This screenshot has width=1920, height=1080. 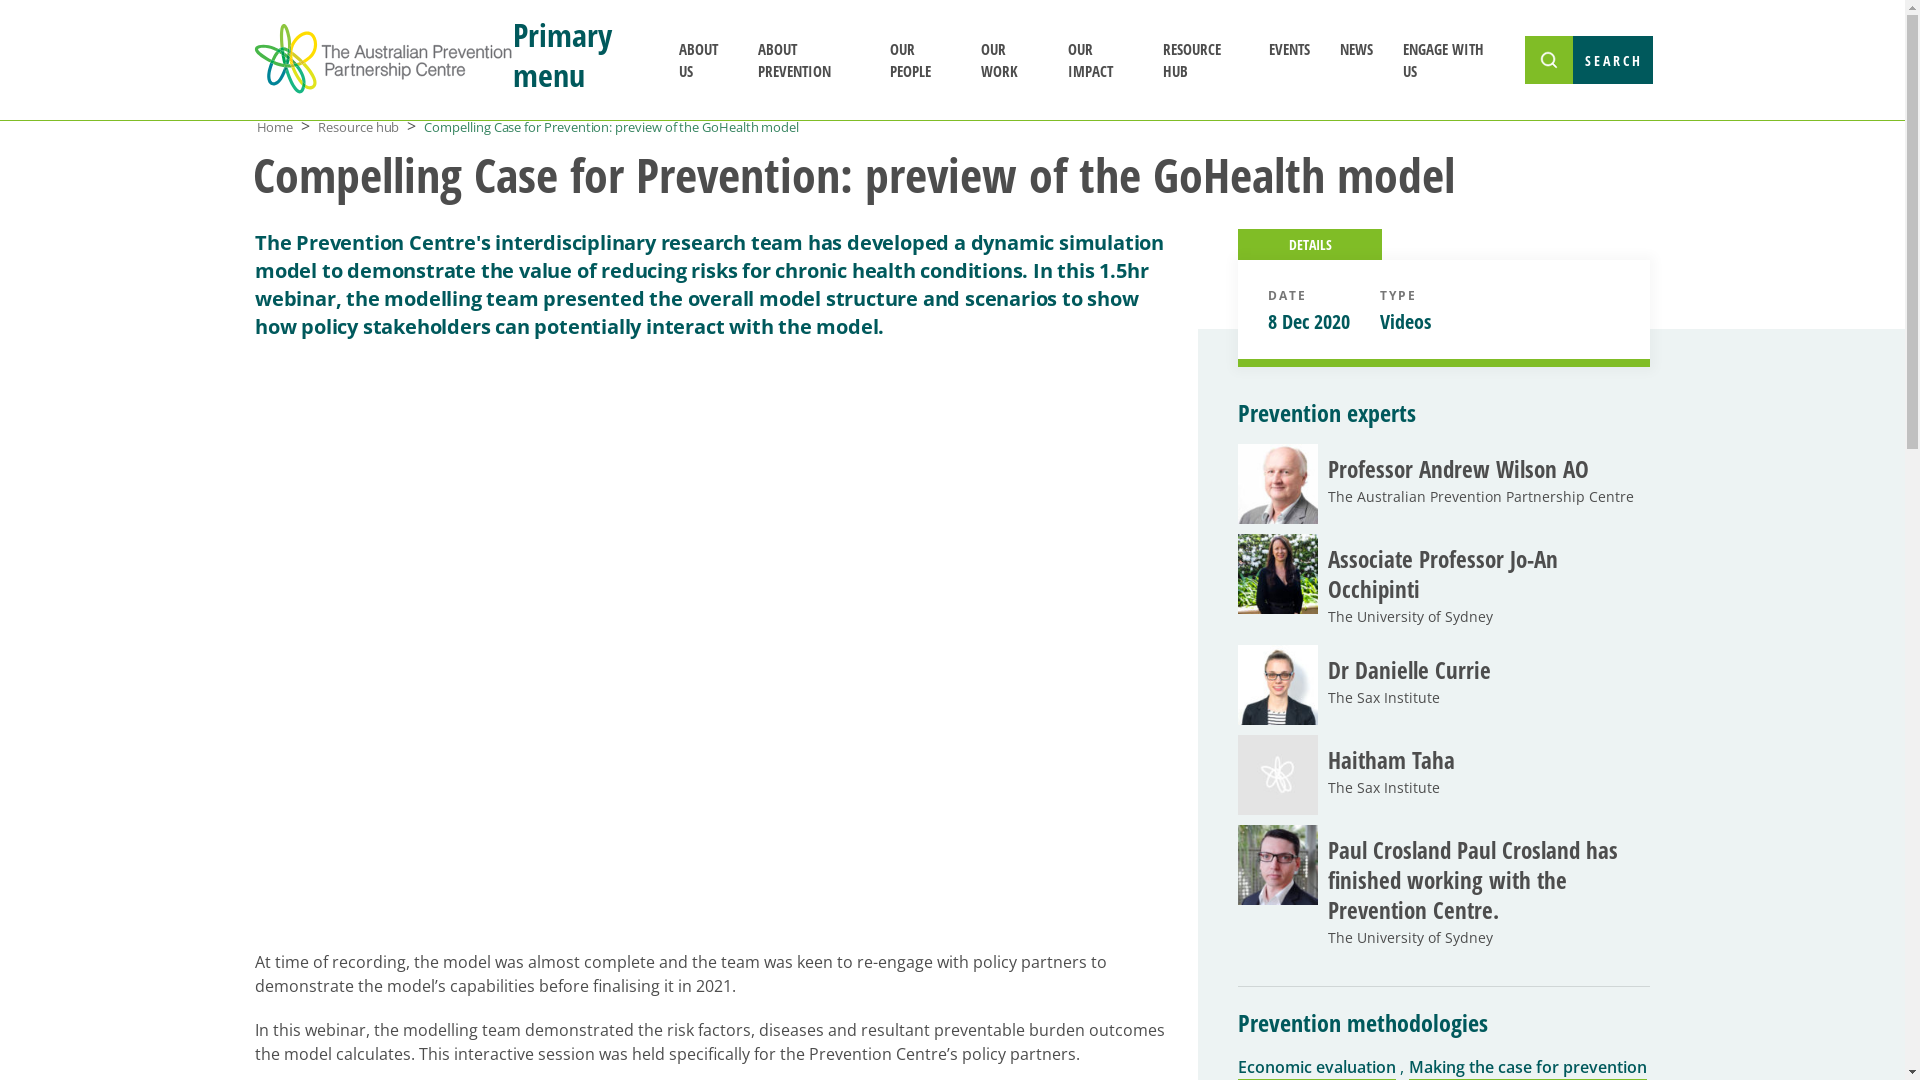 I want to click on 'EVENTS', so click(x=1289, y=47).